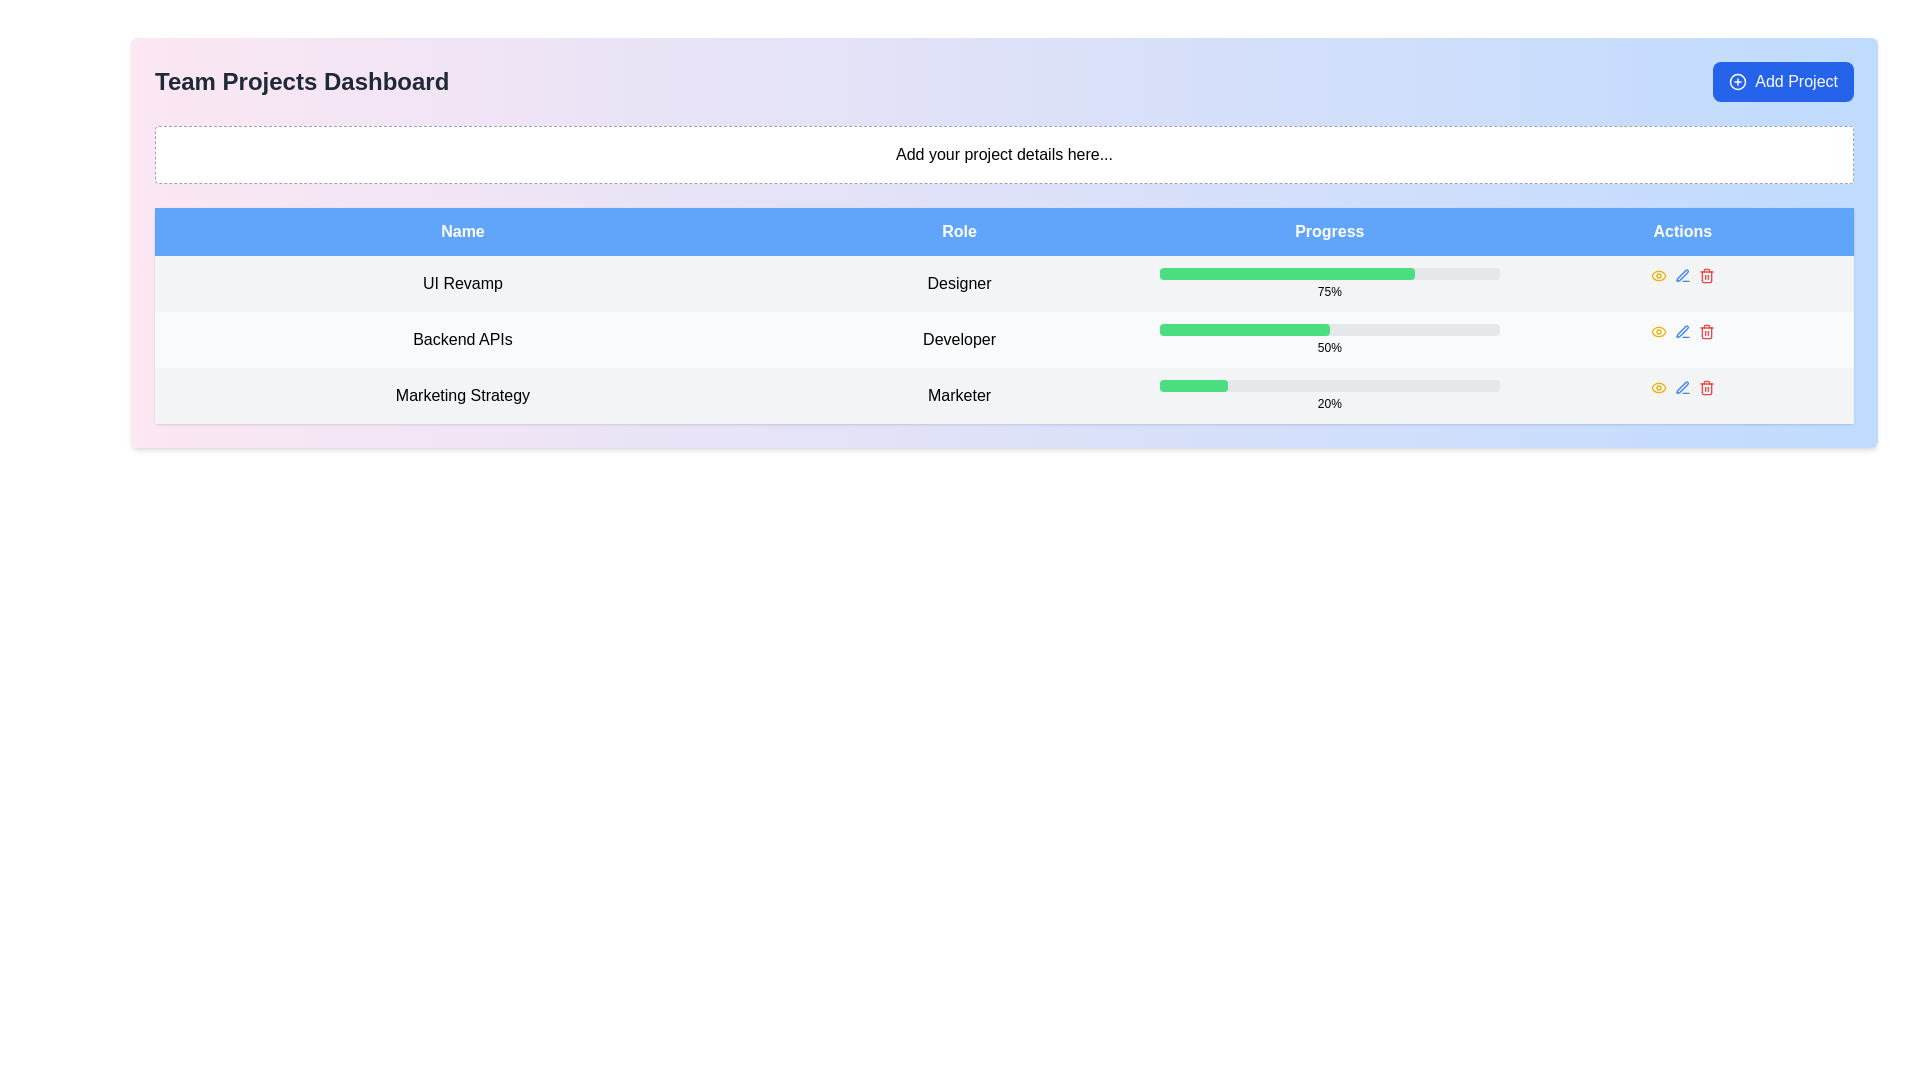  Describe the element at coordinates (1329, 230) in the screenshot. I see `the 'Progress' tab header, which is the third tab in a row of four tabs, located between 'Role' and 'Actions'` at that location.